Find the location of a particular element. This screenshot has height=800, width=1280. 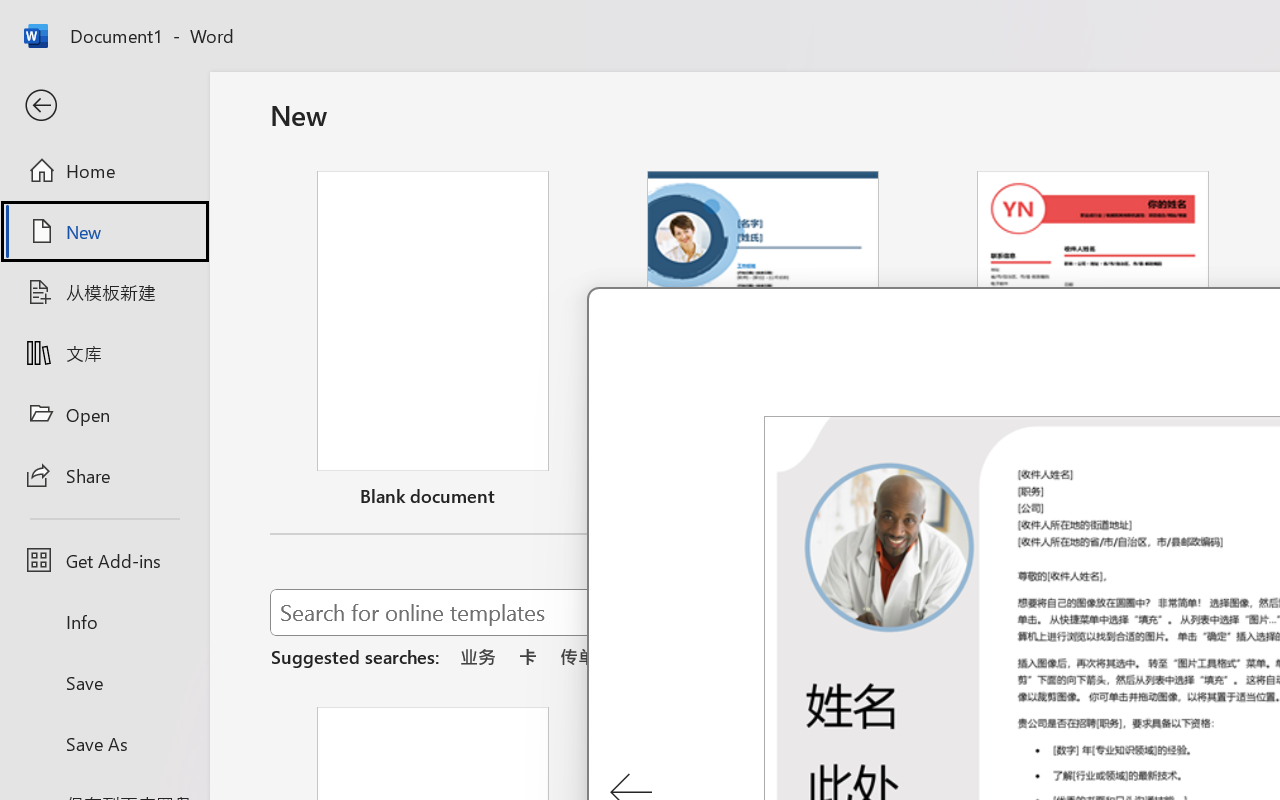

'Save As' is located at coordinates (103, 743).